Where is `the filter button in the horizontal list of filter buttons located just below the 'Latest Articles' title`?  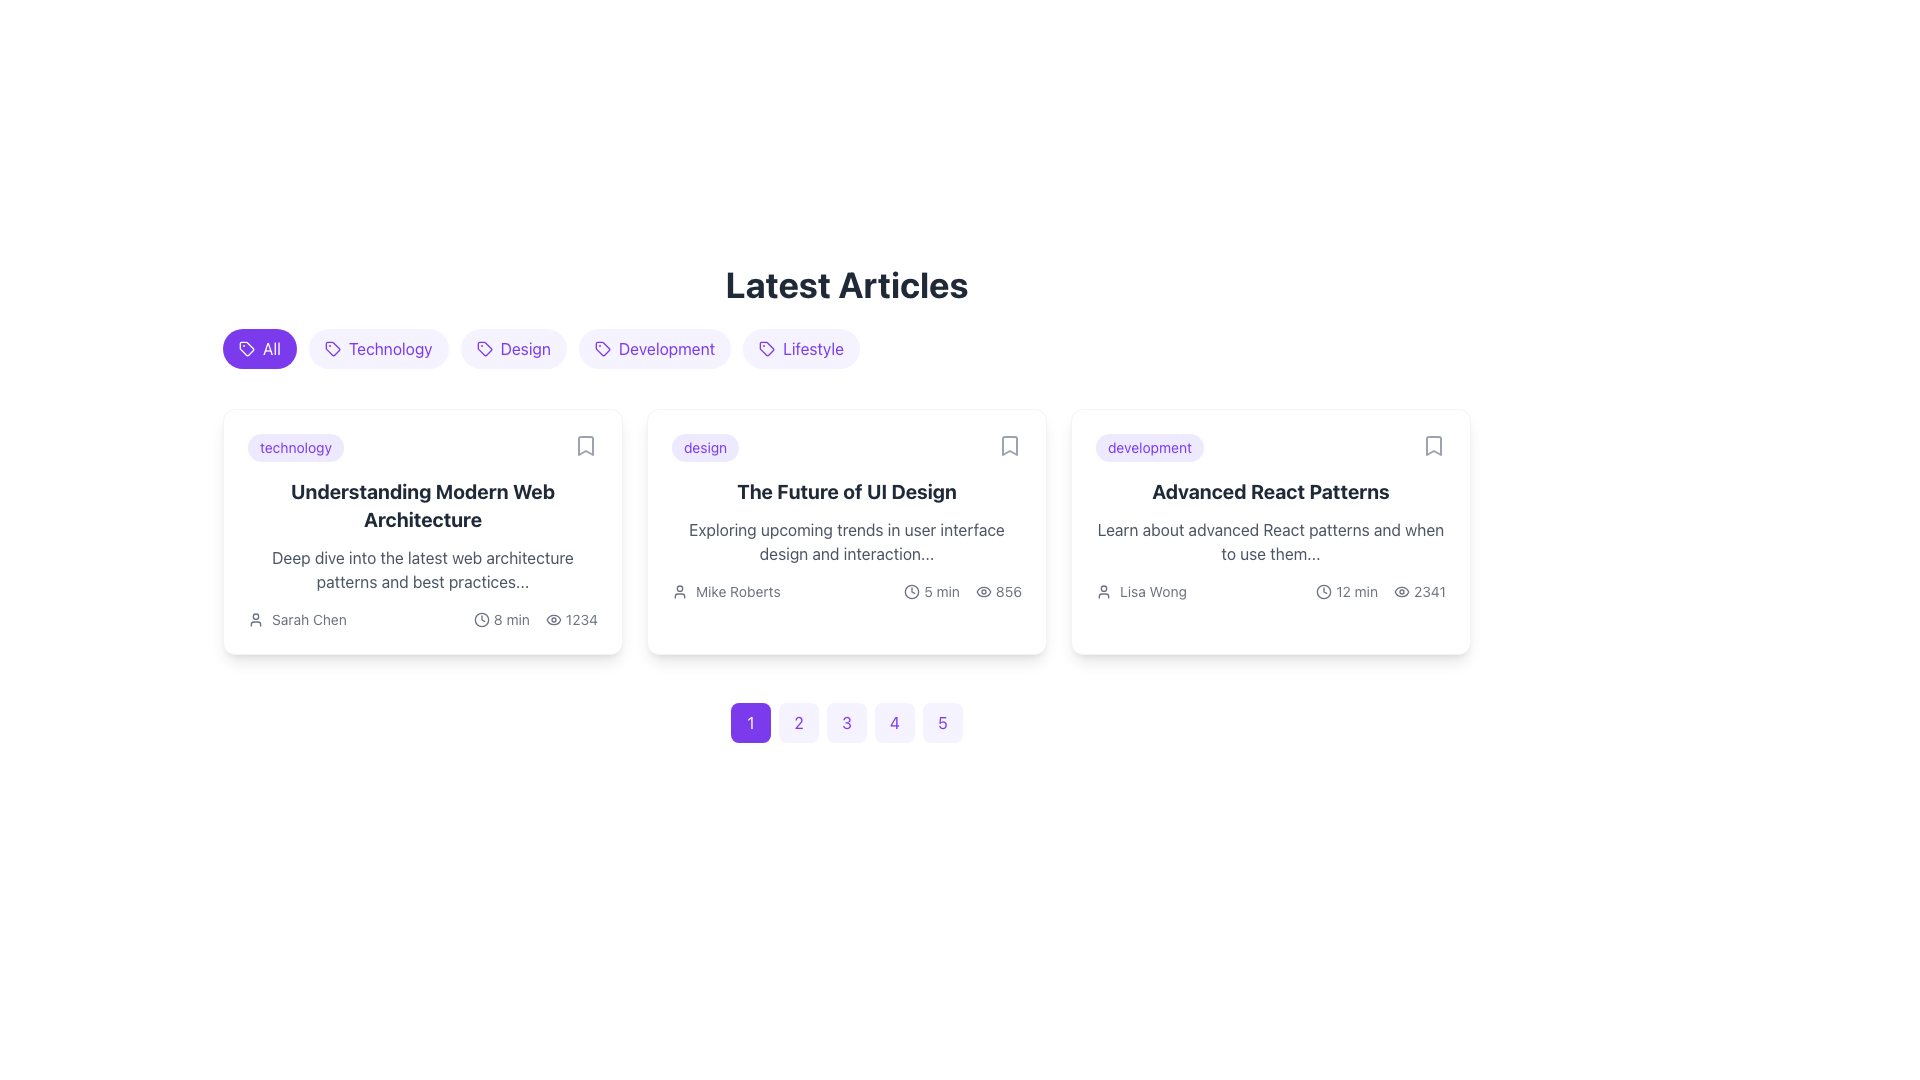 the filter button in the horizontal list of filter buttons located just below the 'Latest Articles' title is located at coordinates (846, 352).